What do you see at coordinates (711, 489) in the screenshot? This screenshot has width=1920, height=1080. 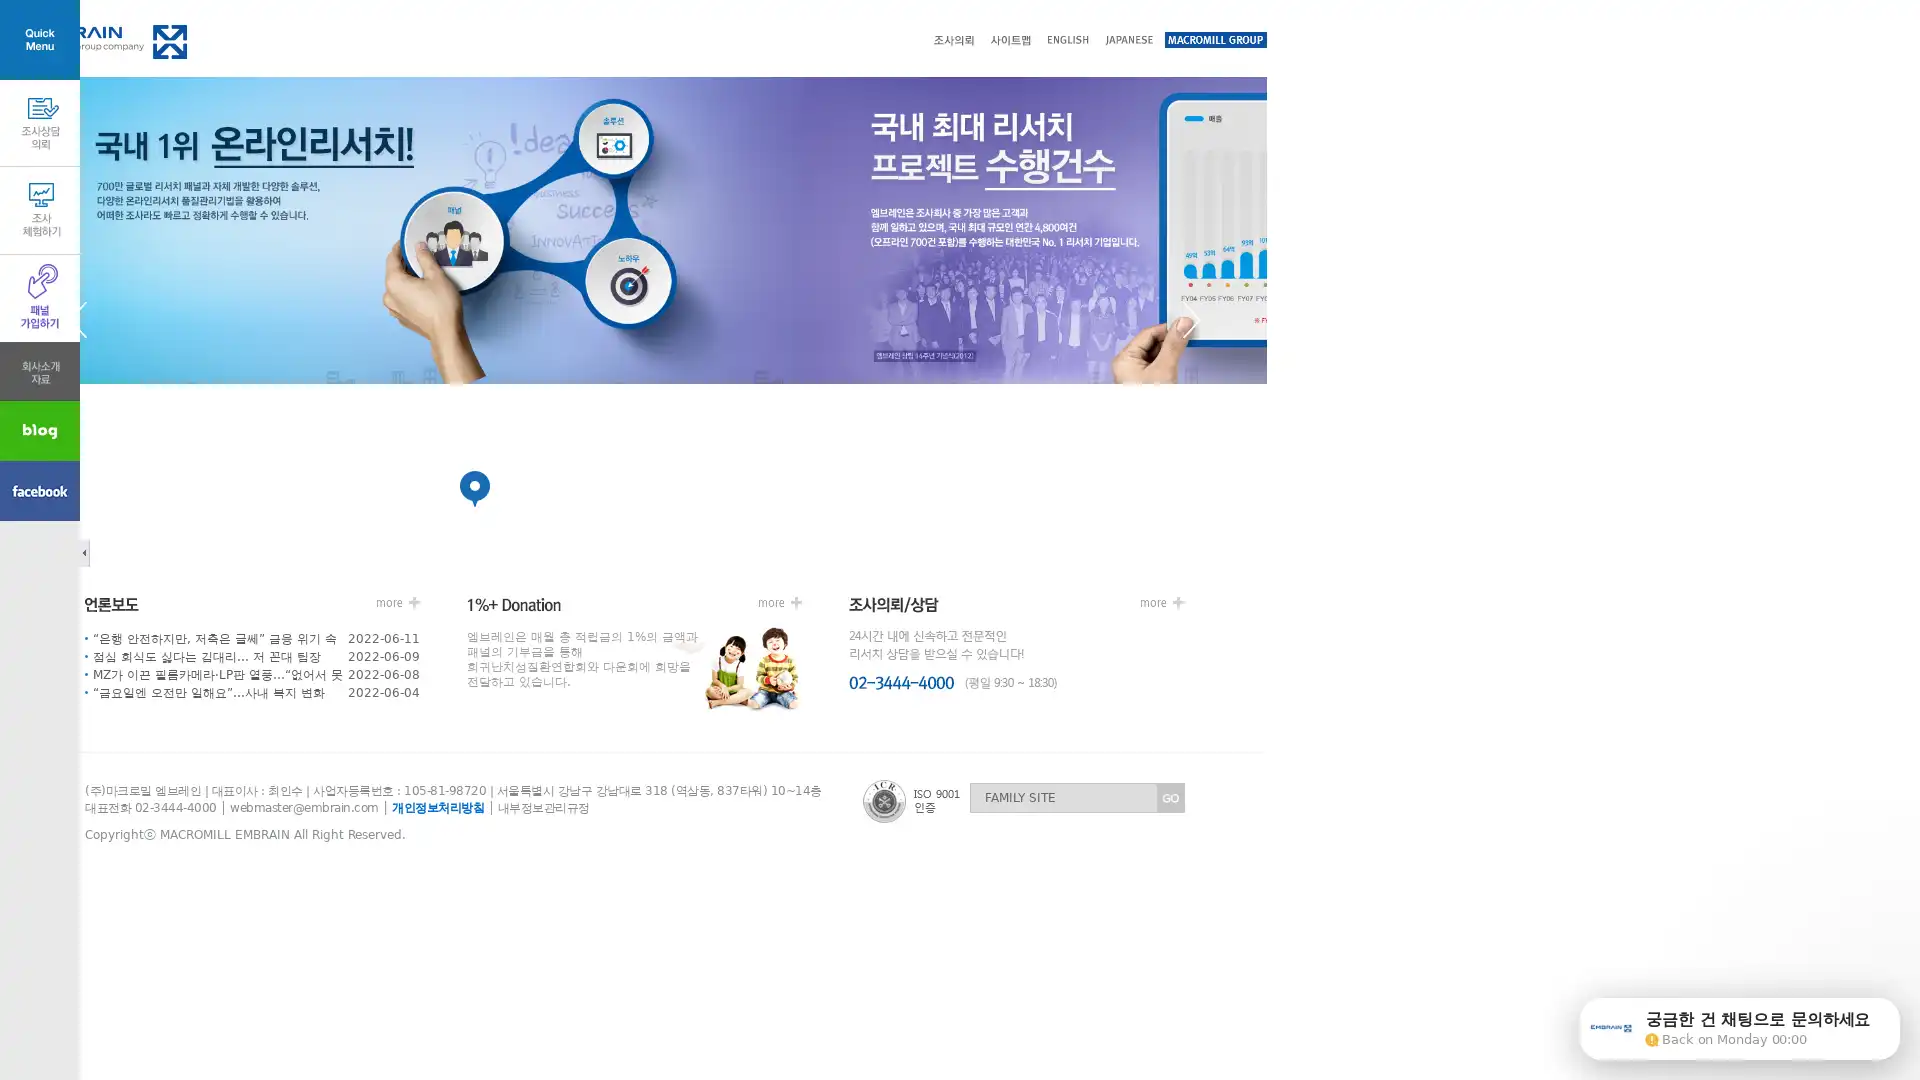 I see `2` at bounding box center [711, 489].